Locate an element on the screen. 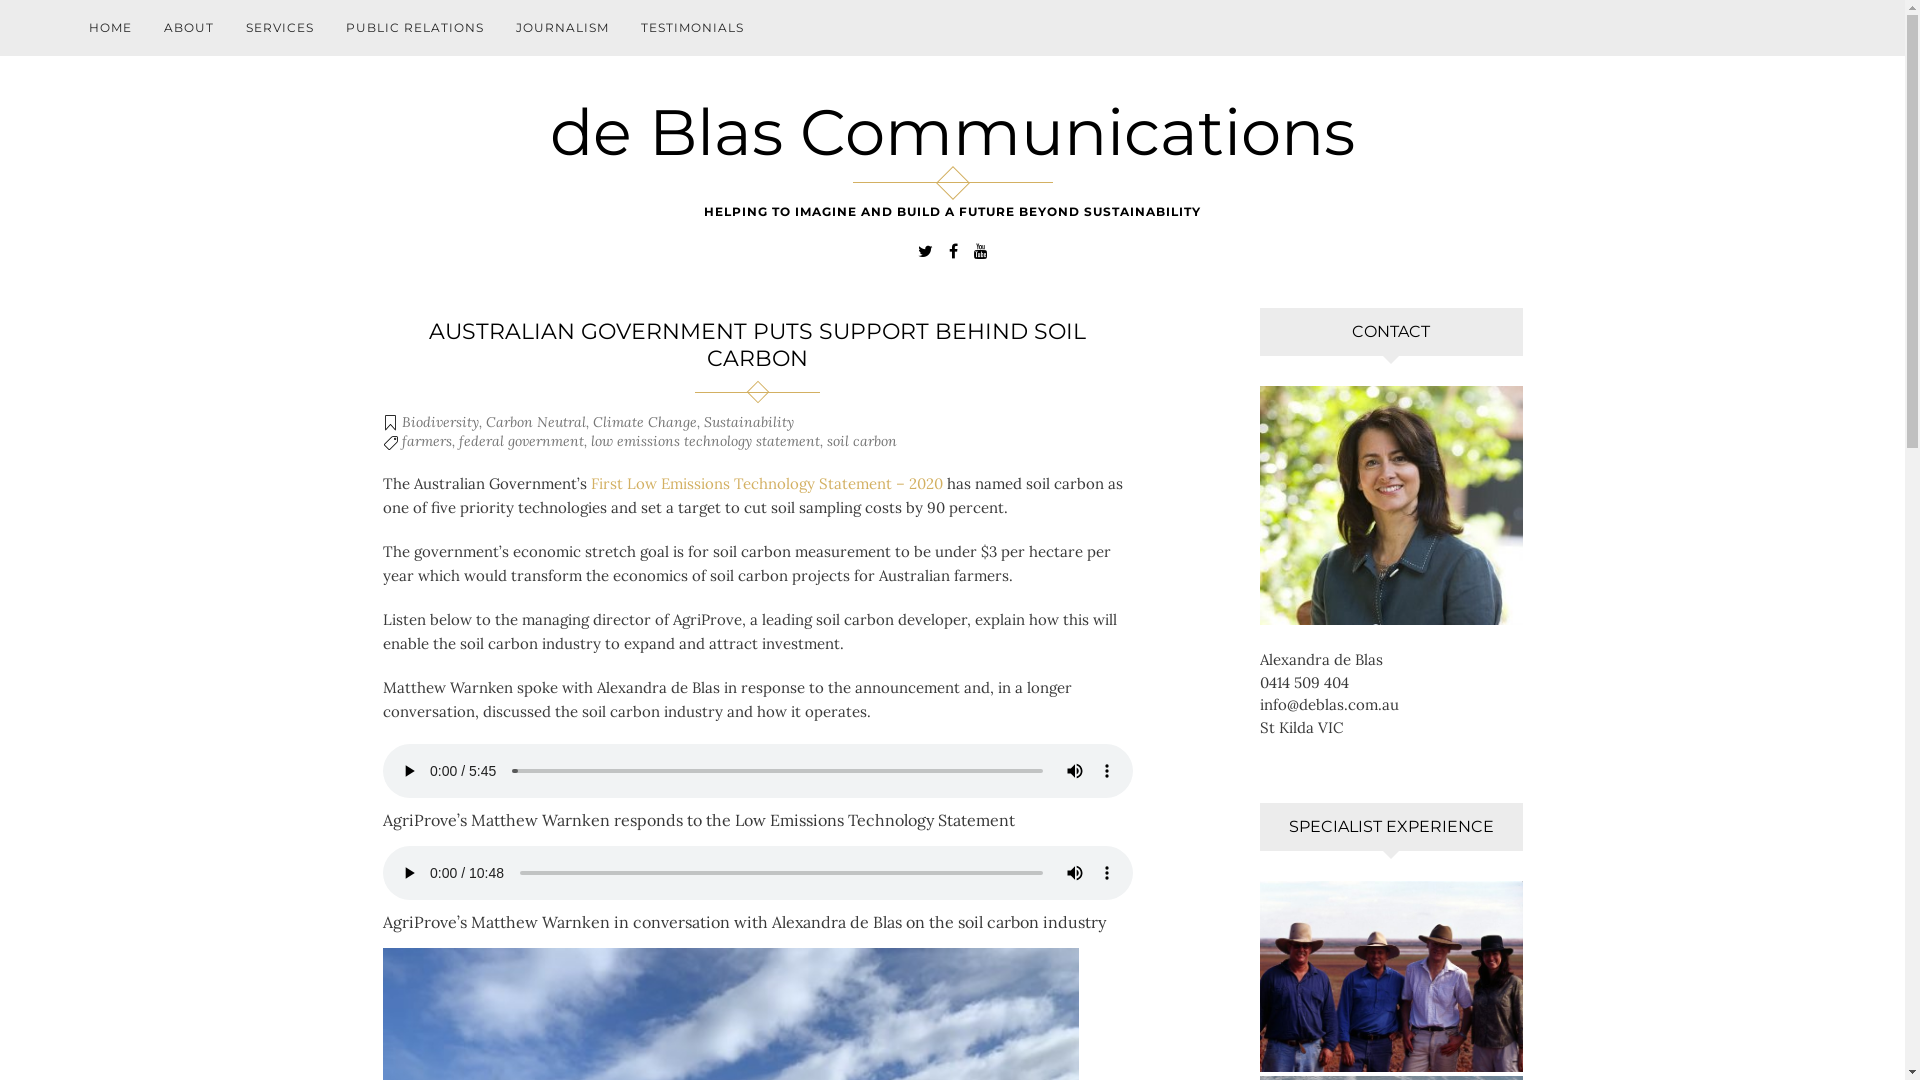 This screenshot has width=1920, height=1080. 'ABOUT' is located at coordinates (188, 27).